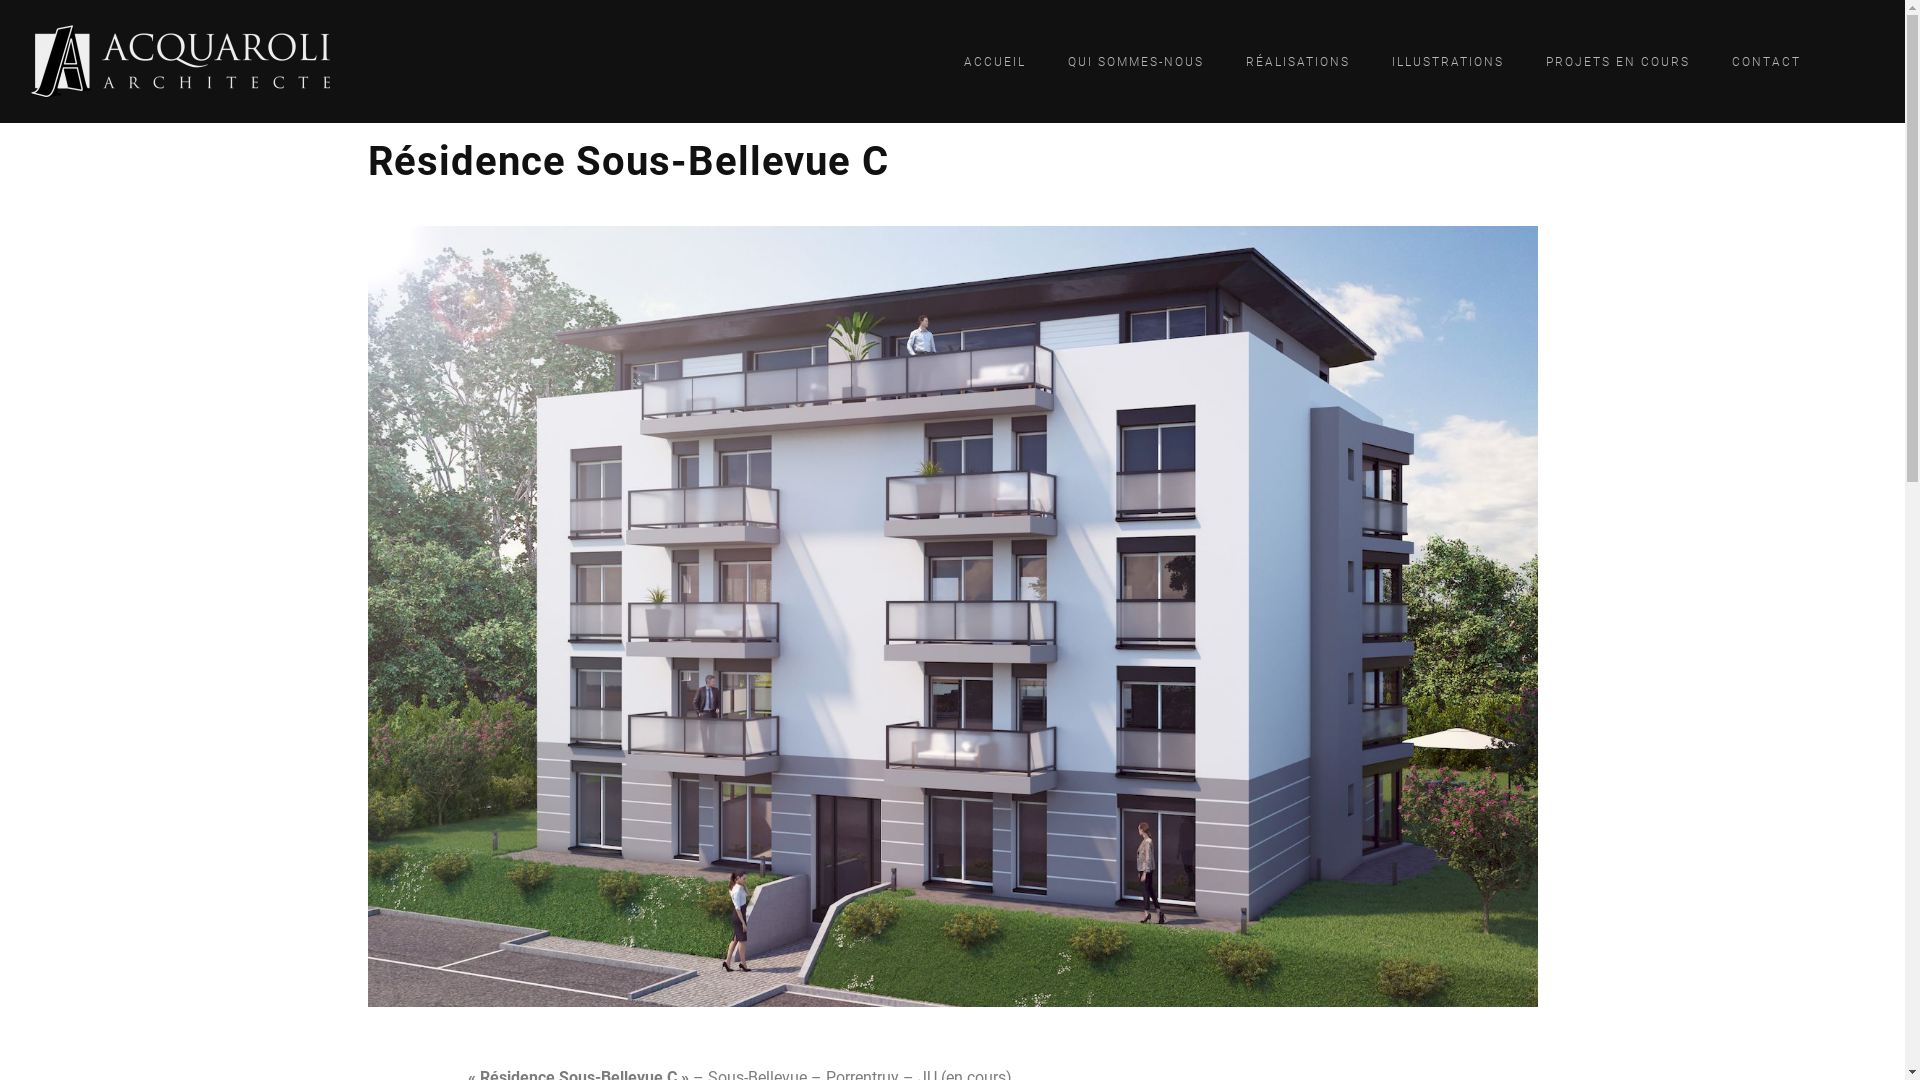  I want to click on 'PROJETS EN COURS', so click(1617, 60).